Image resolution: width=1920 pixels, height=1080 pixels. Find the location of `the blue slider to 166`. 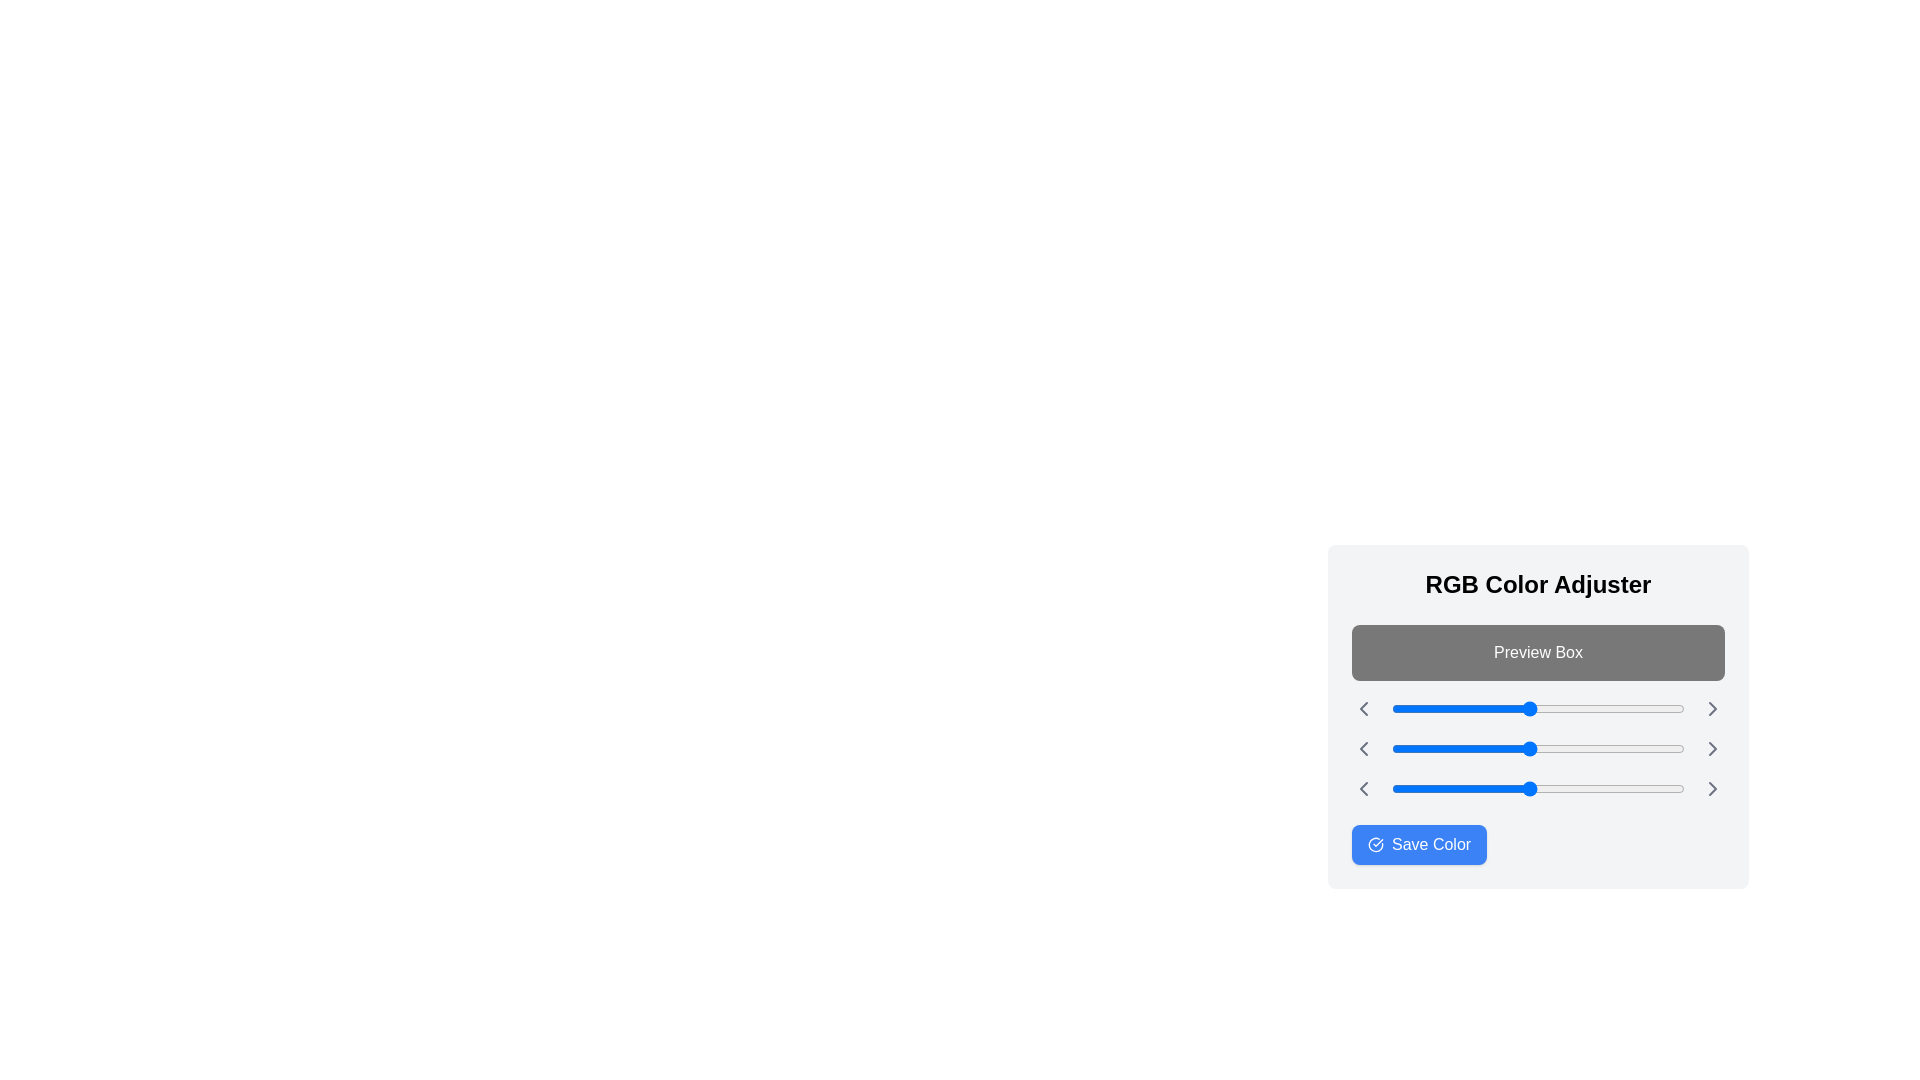

the blue slider to 166 is located at coordinates (1581, 788).